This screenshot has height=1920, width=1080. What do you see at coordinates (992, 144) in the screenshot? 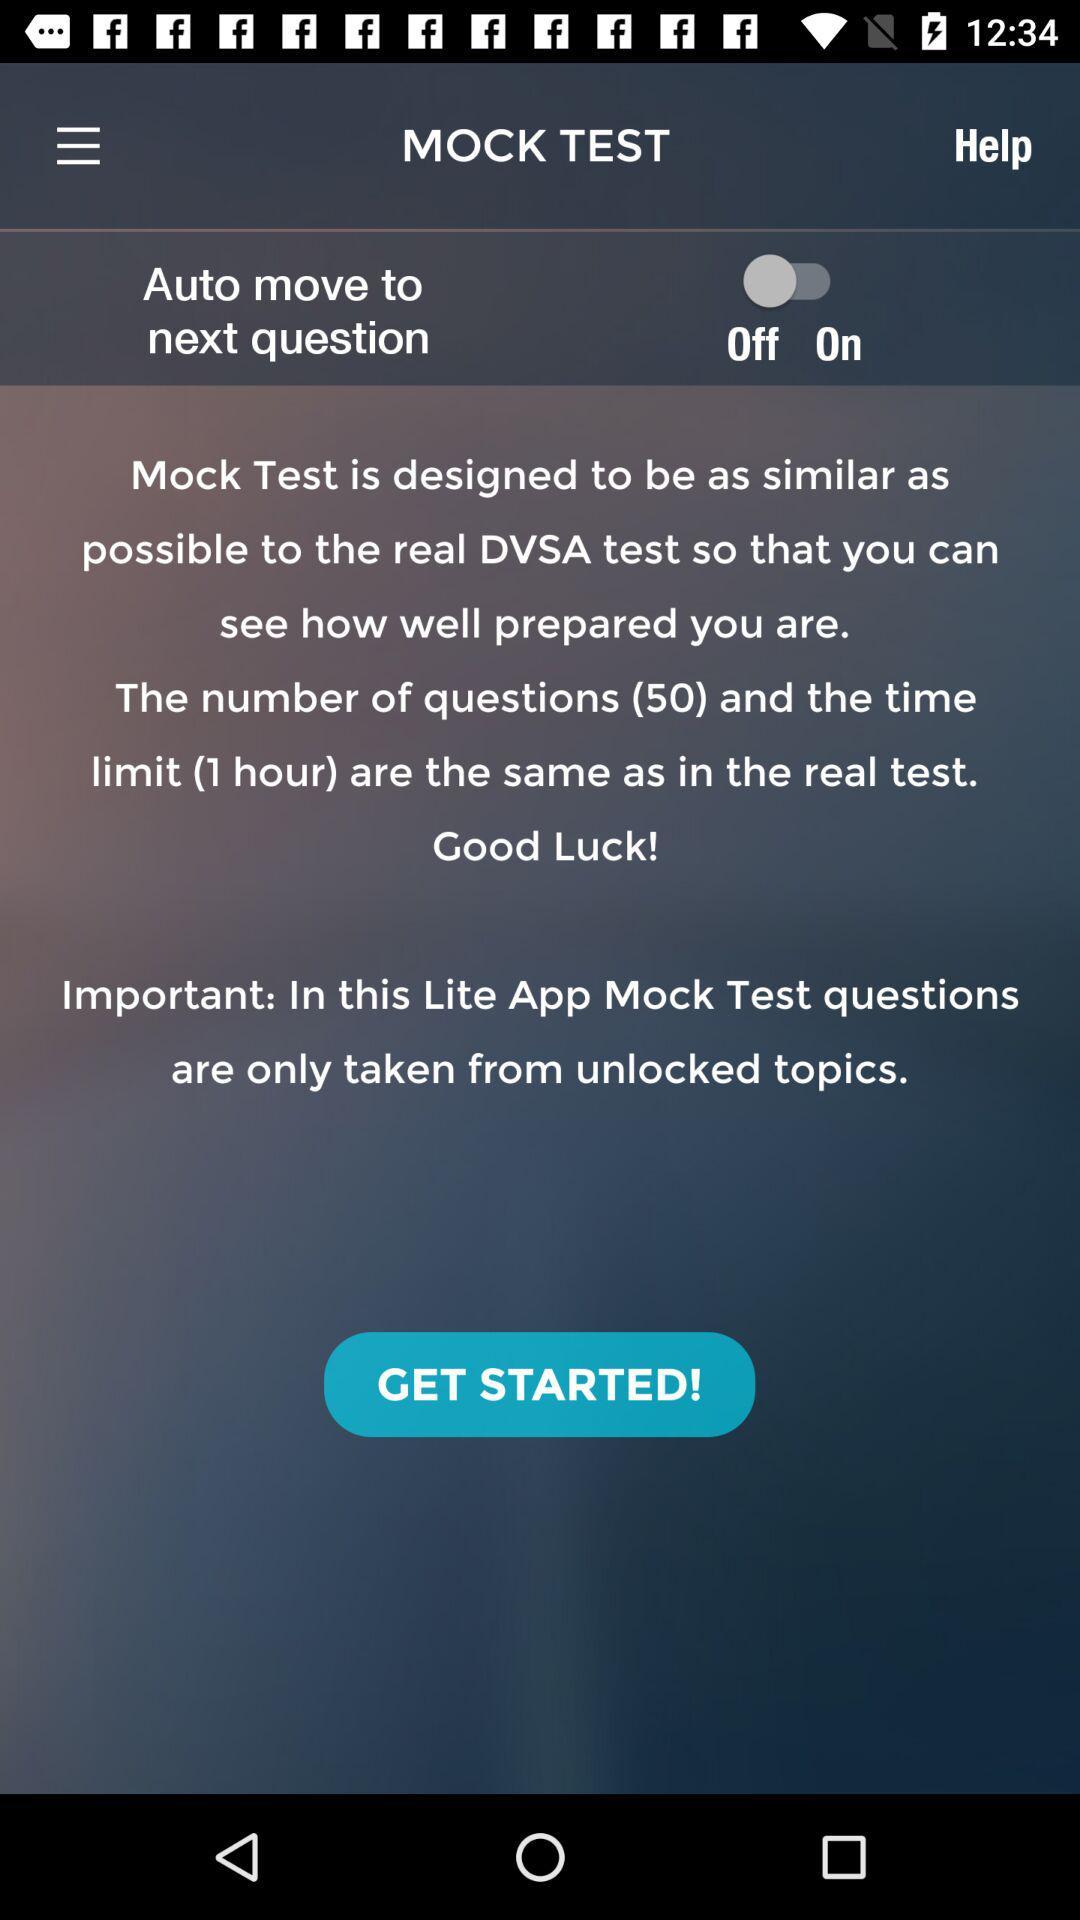
I see `the help icon` at bounding box center [992, 144].